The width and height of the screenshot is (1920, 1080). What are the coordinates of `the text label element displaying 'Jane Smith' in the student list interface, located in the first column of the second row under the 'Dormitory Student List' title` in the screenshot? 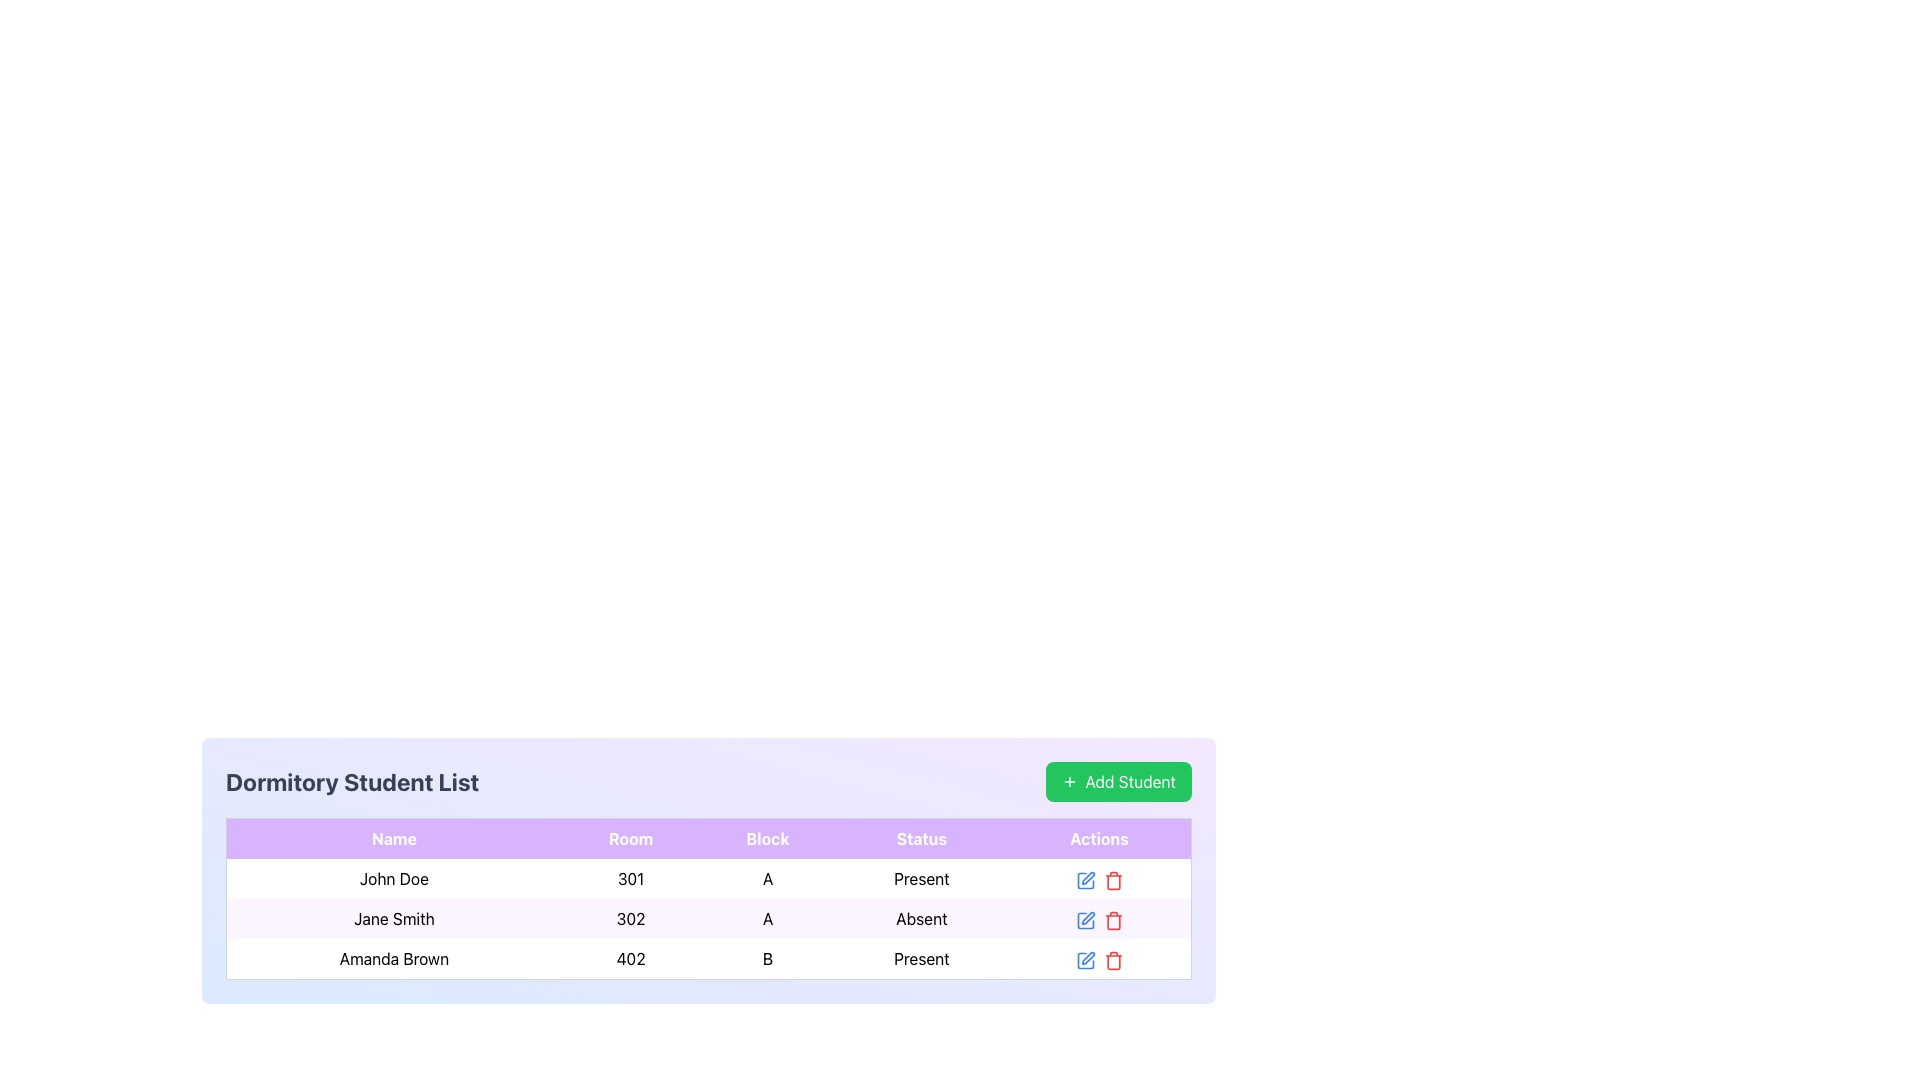 It's located at (394, 918).